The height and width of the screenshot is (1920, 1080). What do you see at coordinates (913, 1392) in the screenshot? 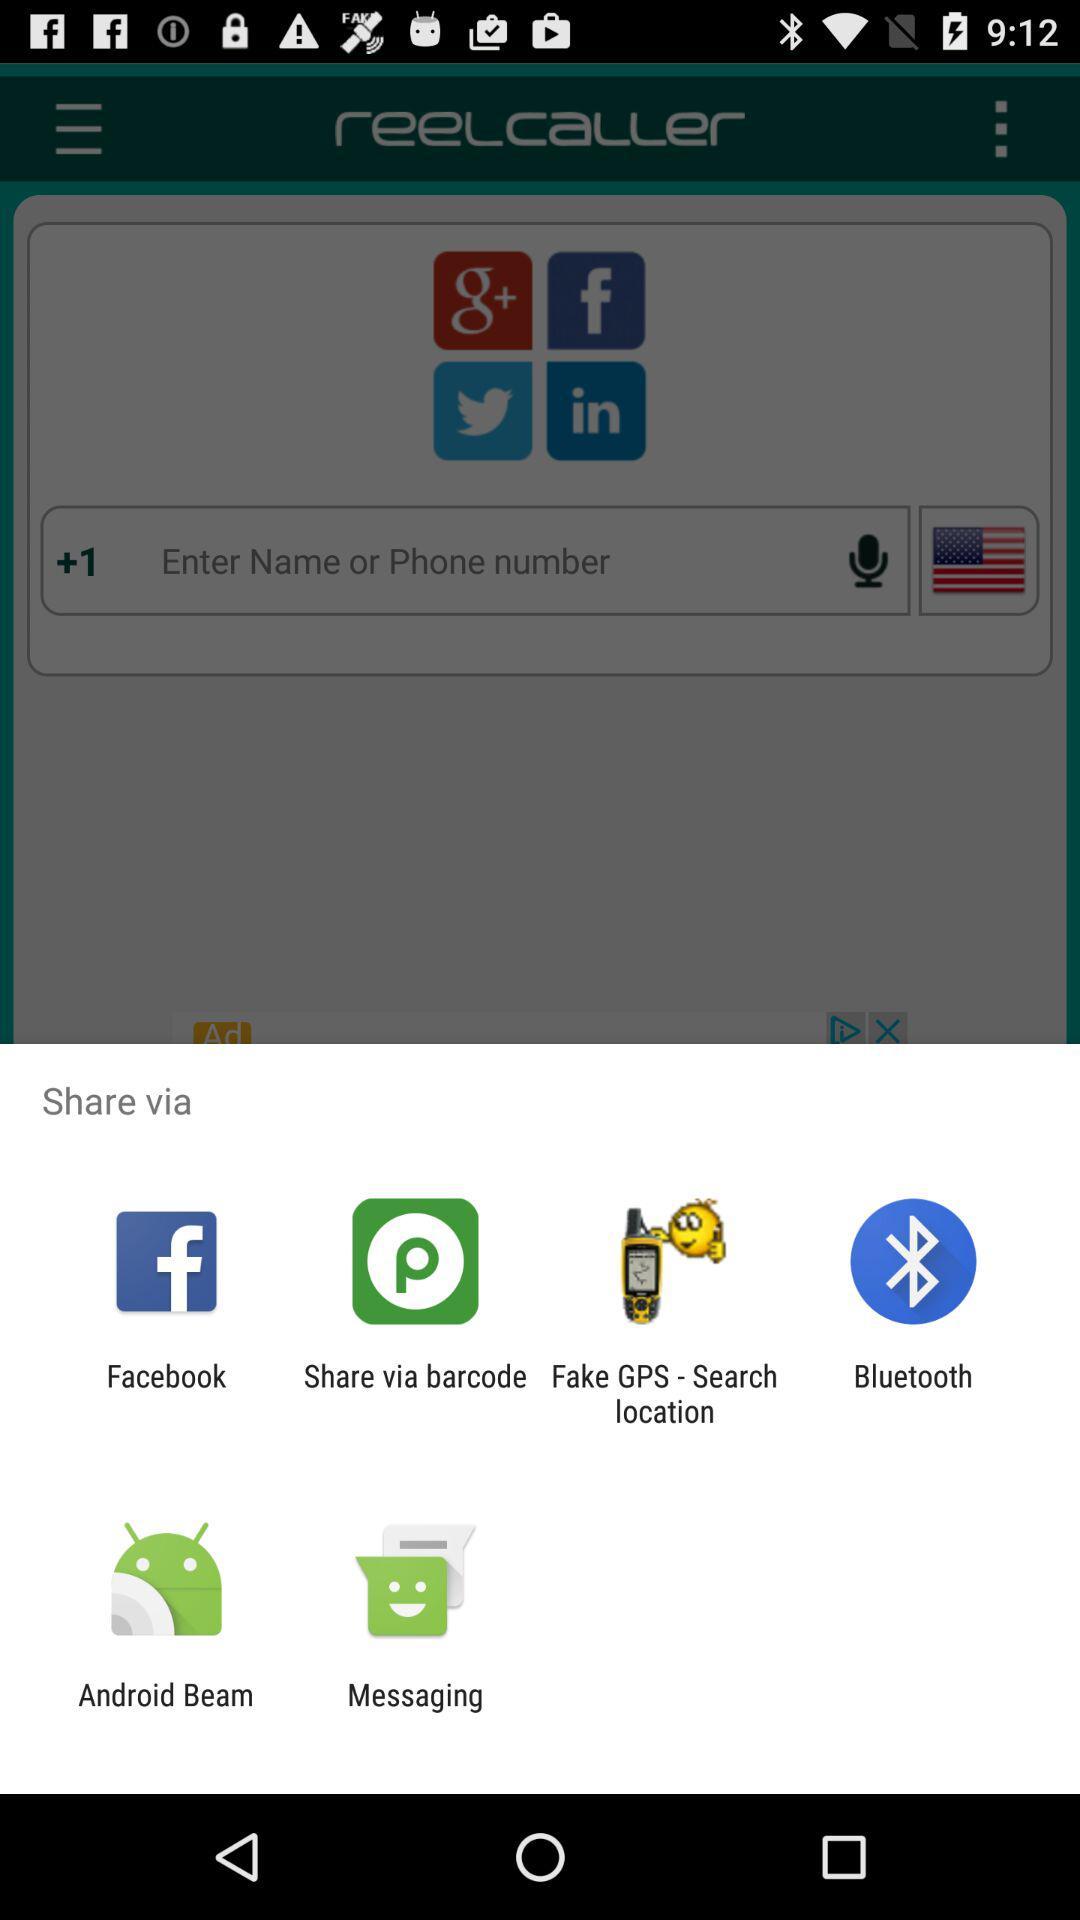
I see `the icon next to fake gps search` at bounding box center [913, 1392].